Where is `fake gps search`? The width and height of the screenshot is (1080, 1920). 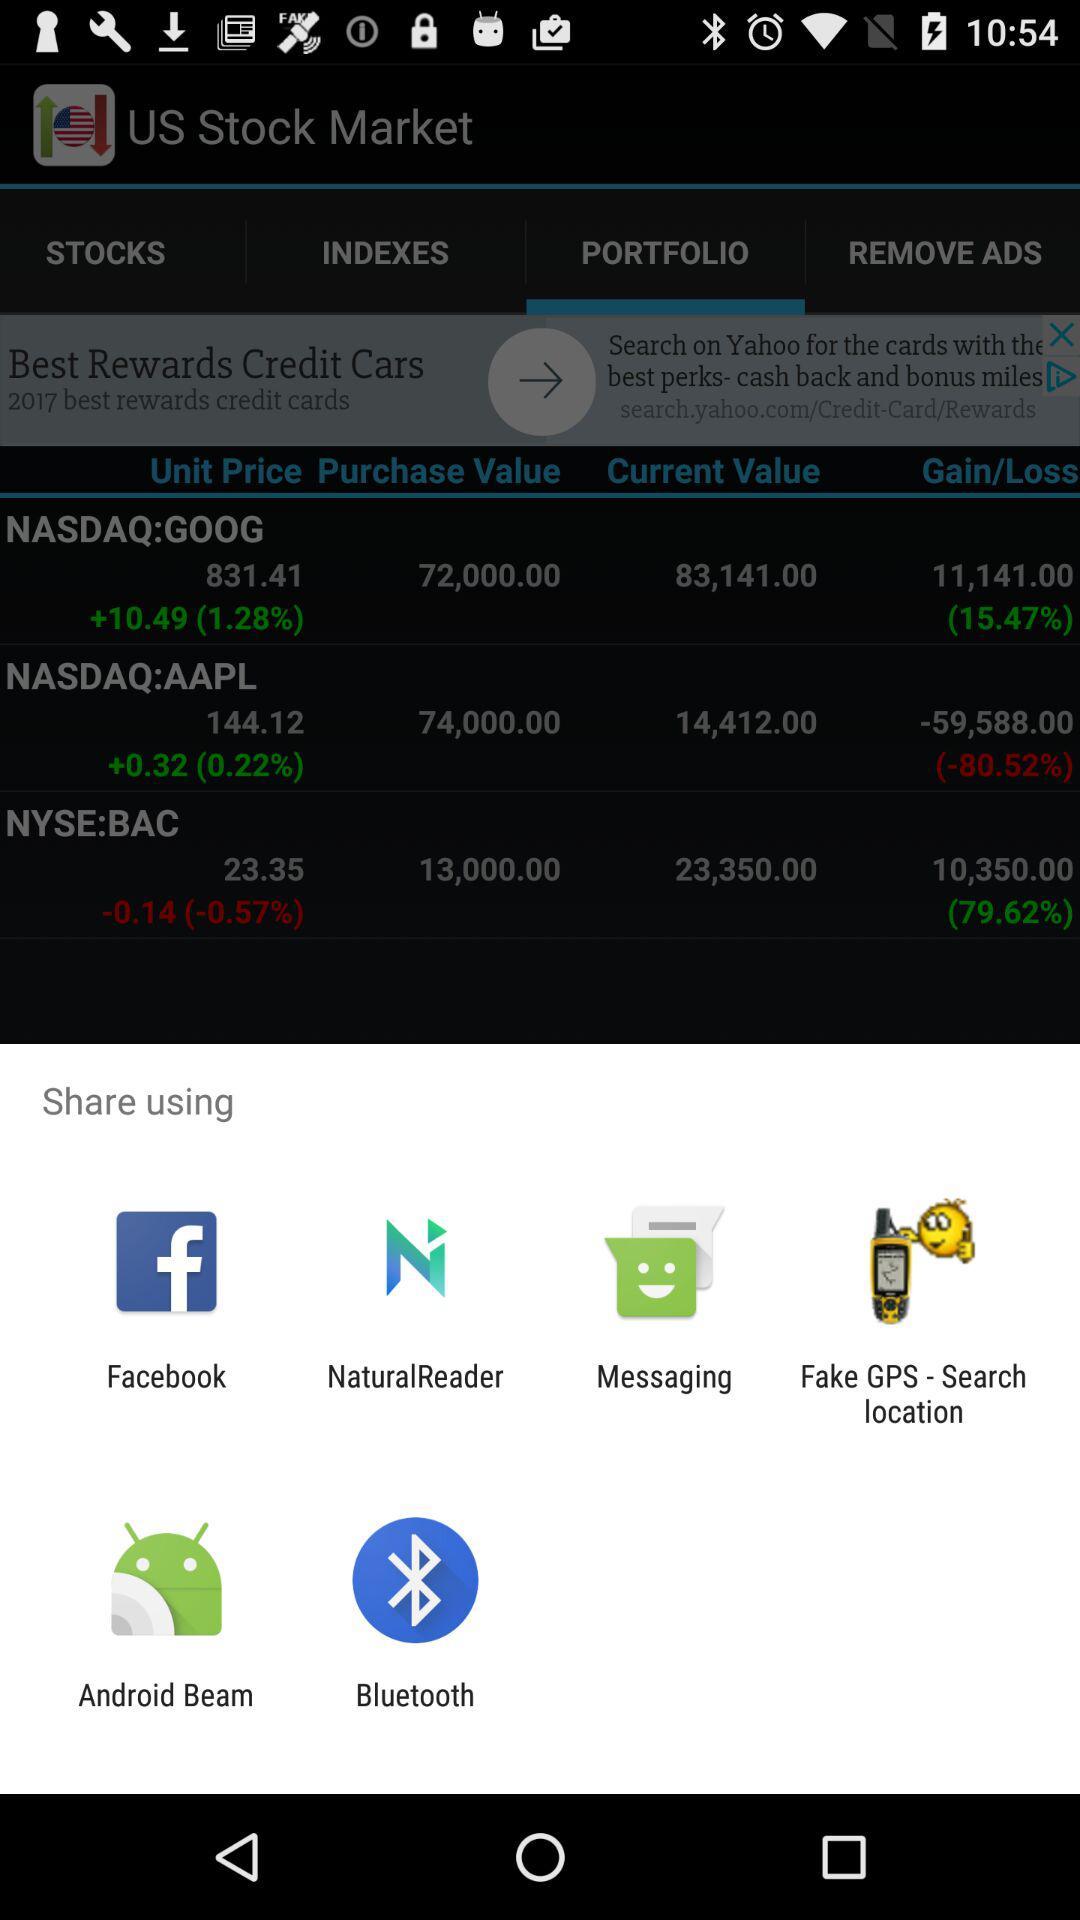
fake gps search is located at coordinates (913, 1392).